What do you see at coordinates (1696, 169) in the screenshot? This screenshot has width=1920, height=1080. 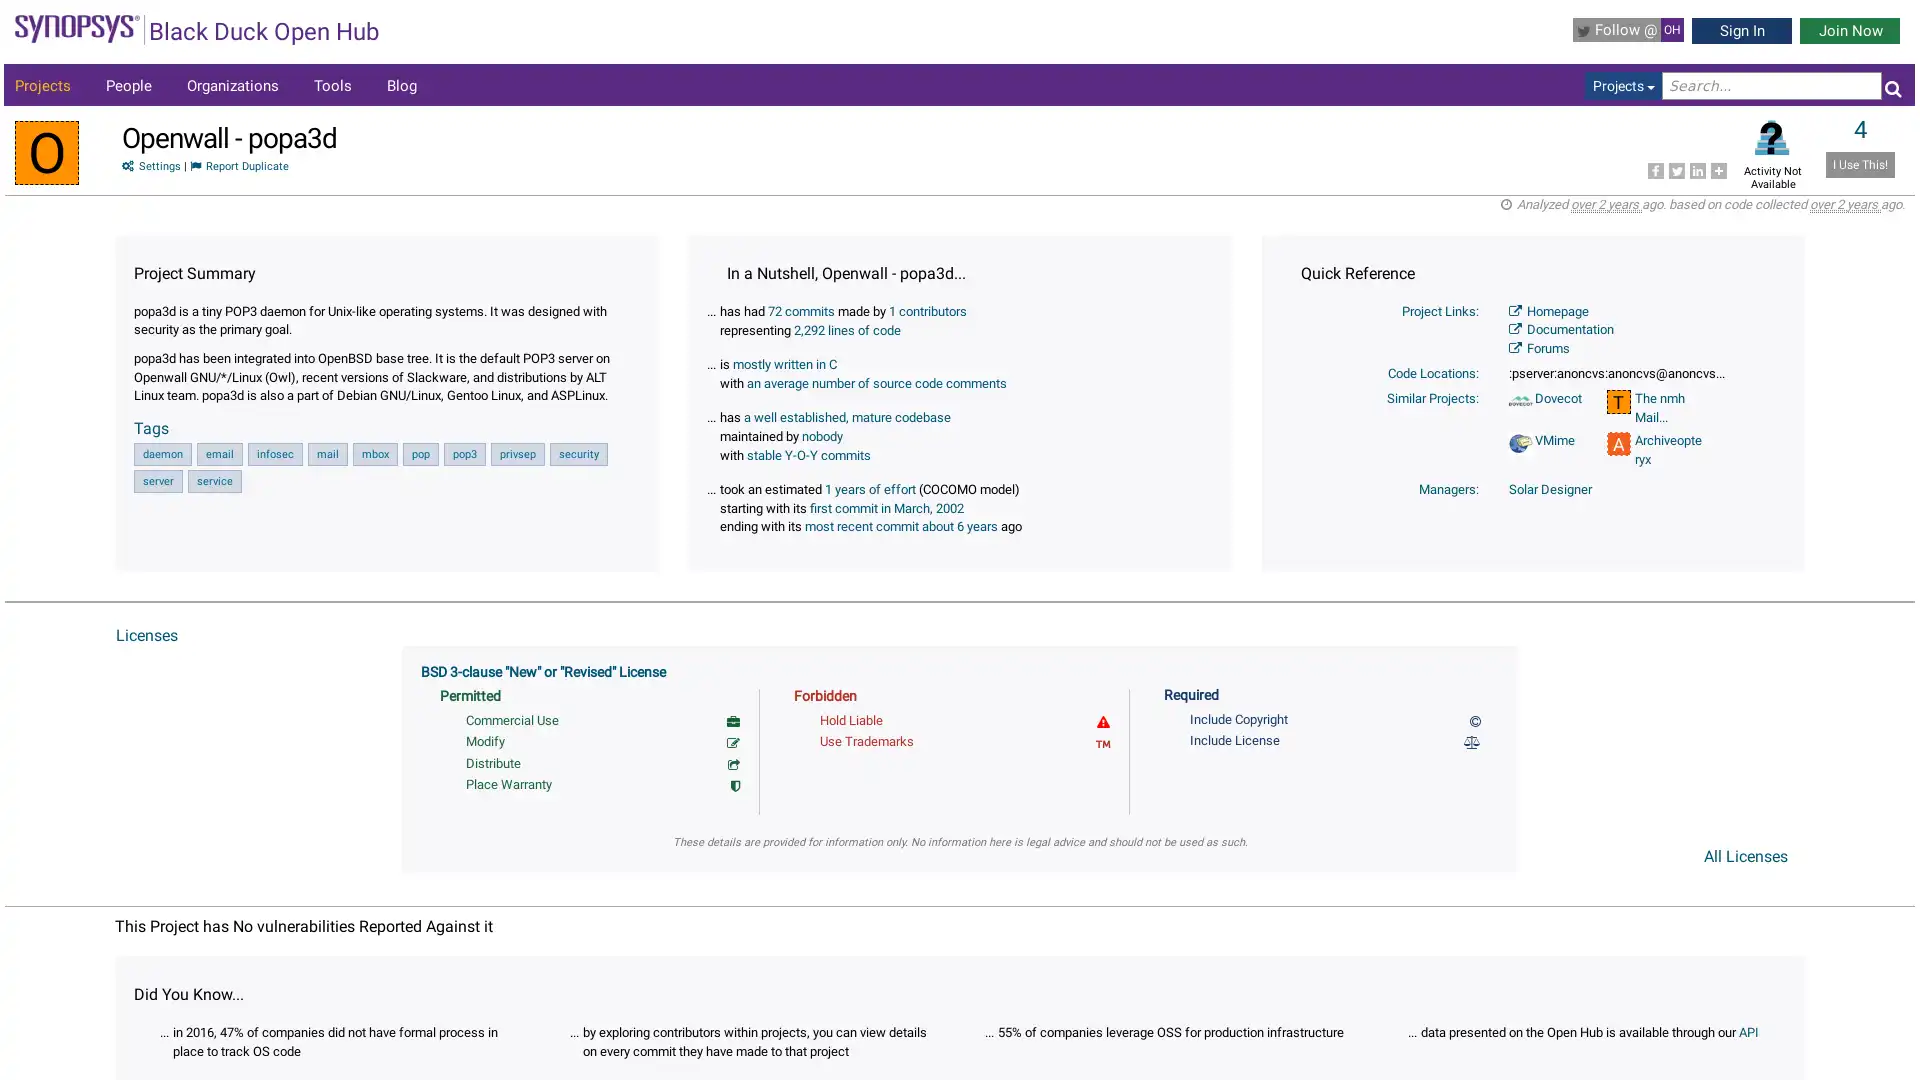 I see `Share to LinkedIn` at bounding box center [1696, 169].